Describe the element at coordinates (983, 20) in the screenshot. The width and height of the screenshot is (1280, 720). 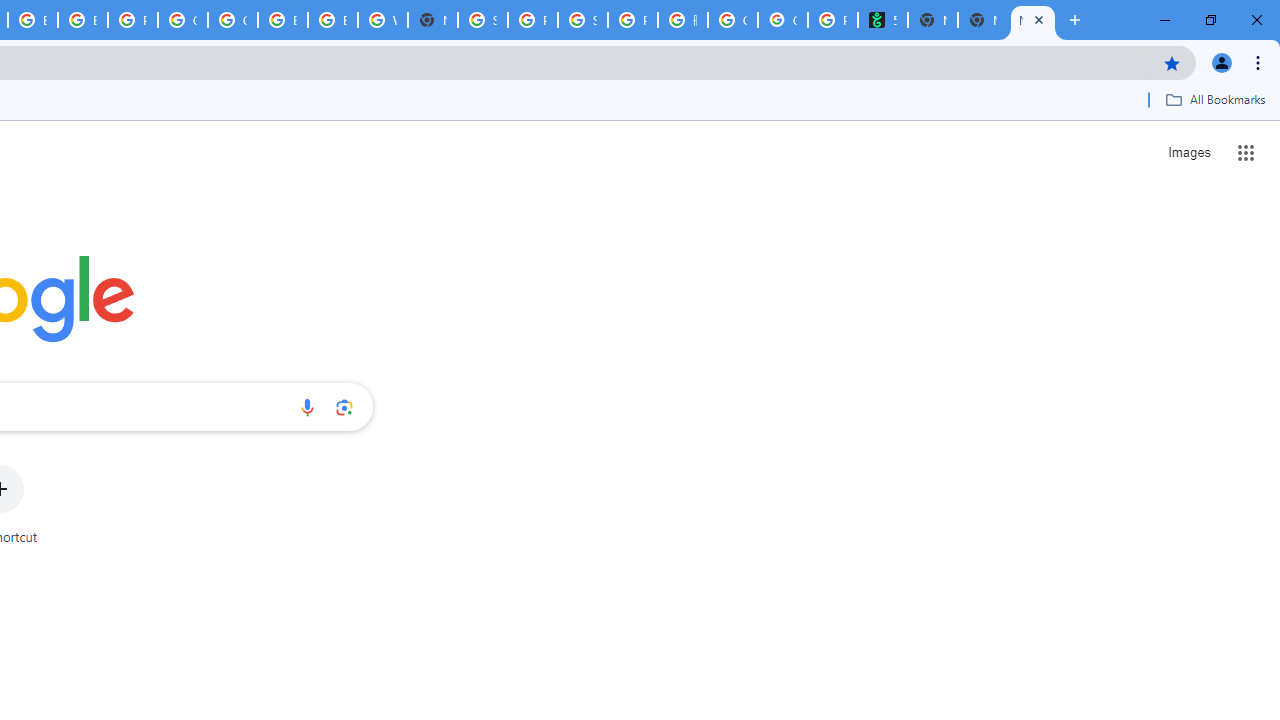
I see `'New Tab'` at that location.